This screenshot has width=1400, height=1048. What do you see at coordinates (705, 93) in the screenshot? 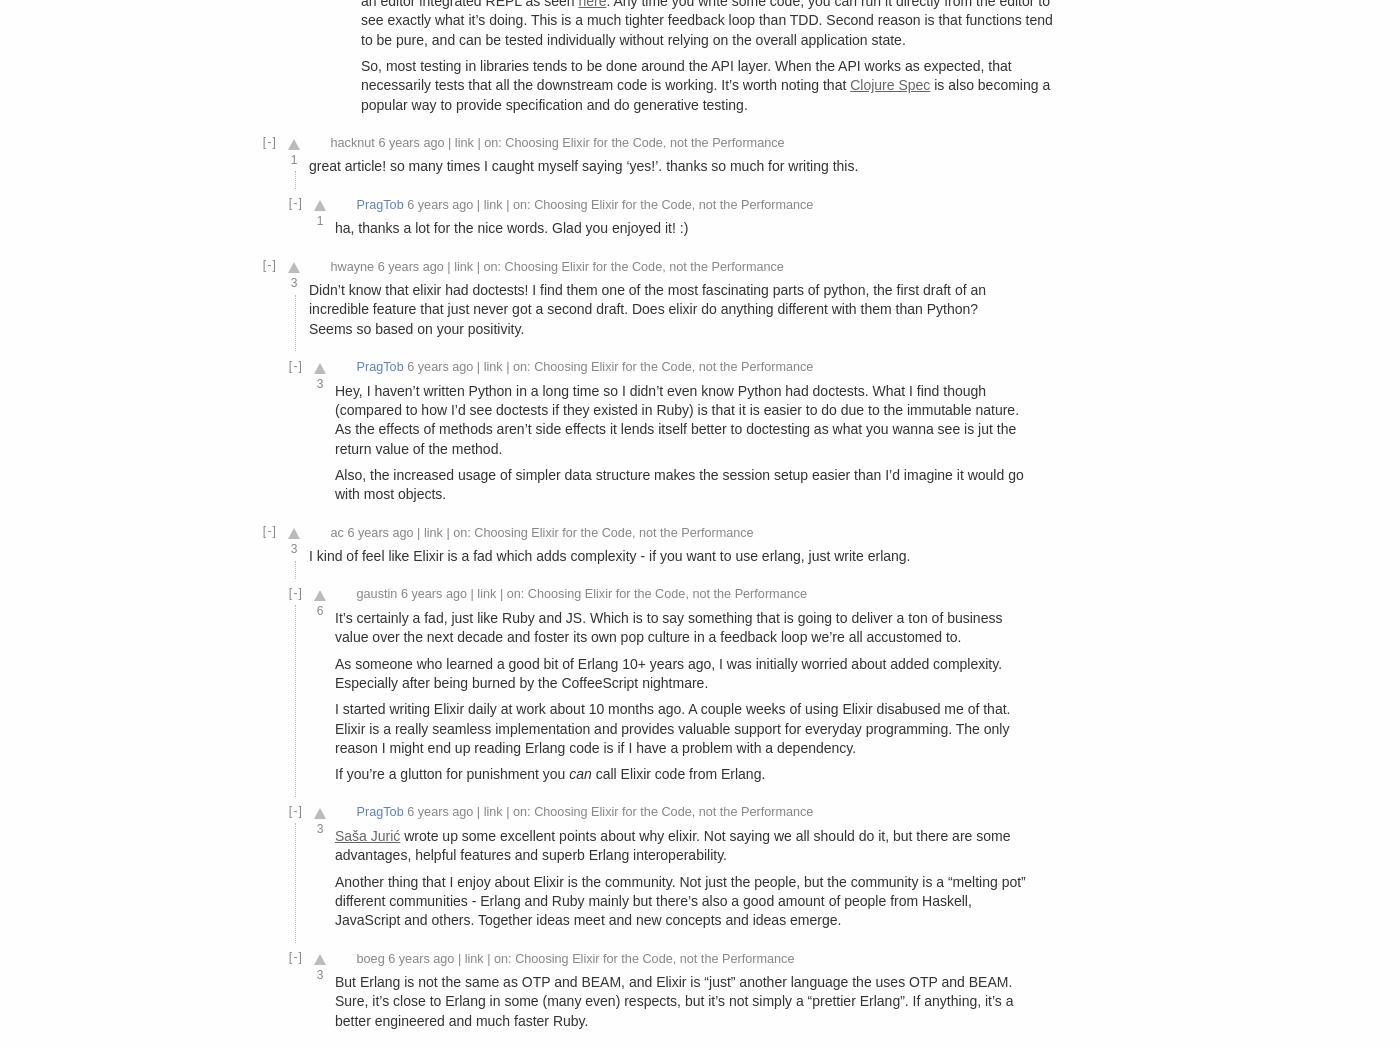
I see `'is also becoming a popular way to provide specification and do generative testing.'` at bounding box center [705, 93].